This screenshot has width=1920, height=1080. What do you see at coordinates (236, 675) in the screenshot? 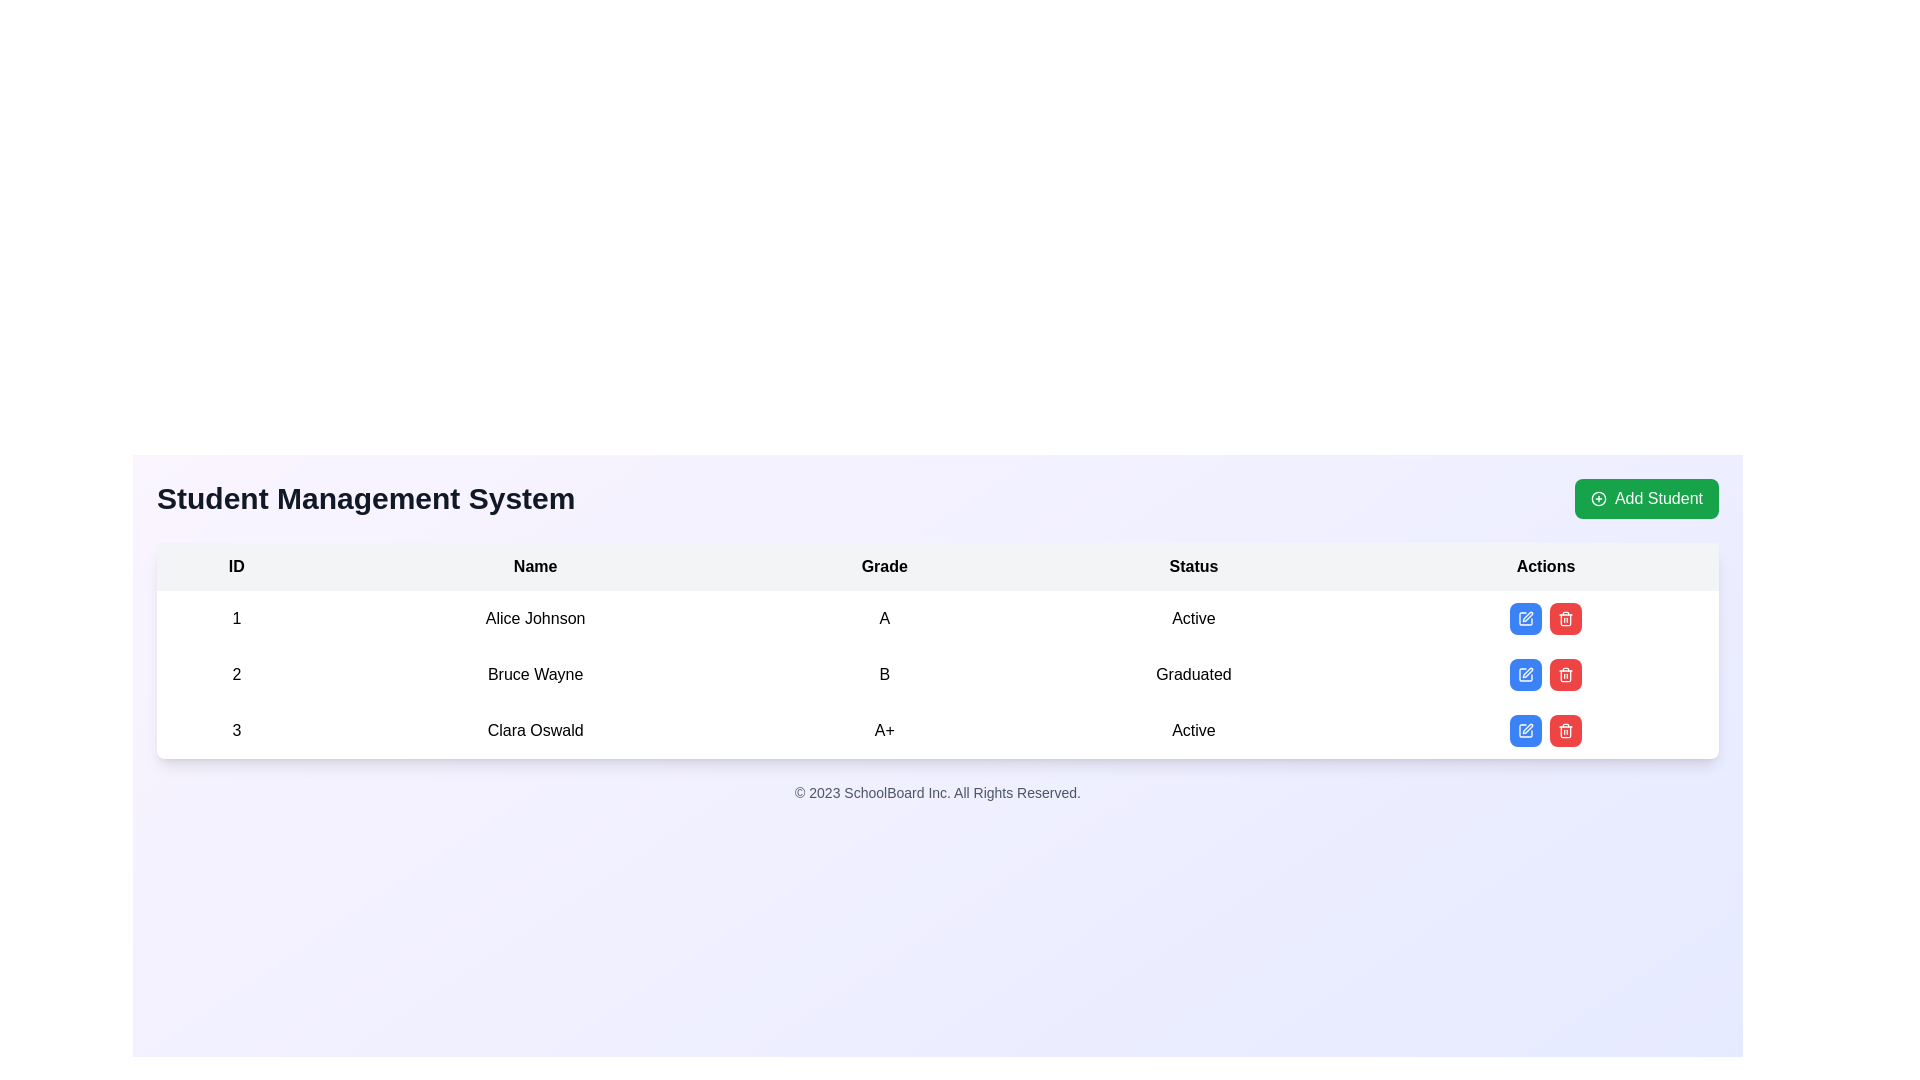
I see `the static text element displaying the number '2', which is located in the second row of a table under the 'ID' column` at bounding box center [236, 675].